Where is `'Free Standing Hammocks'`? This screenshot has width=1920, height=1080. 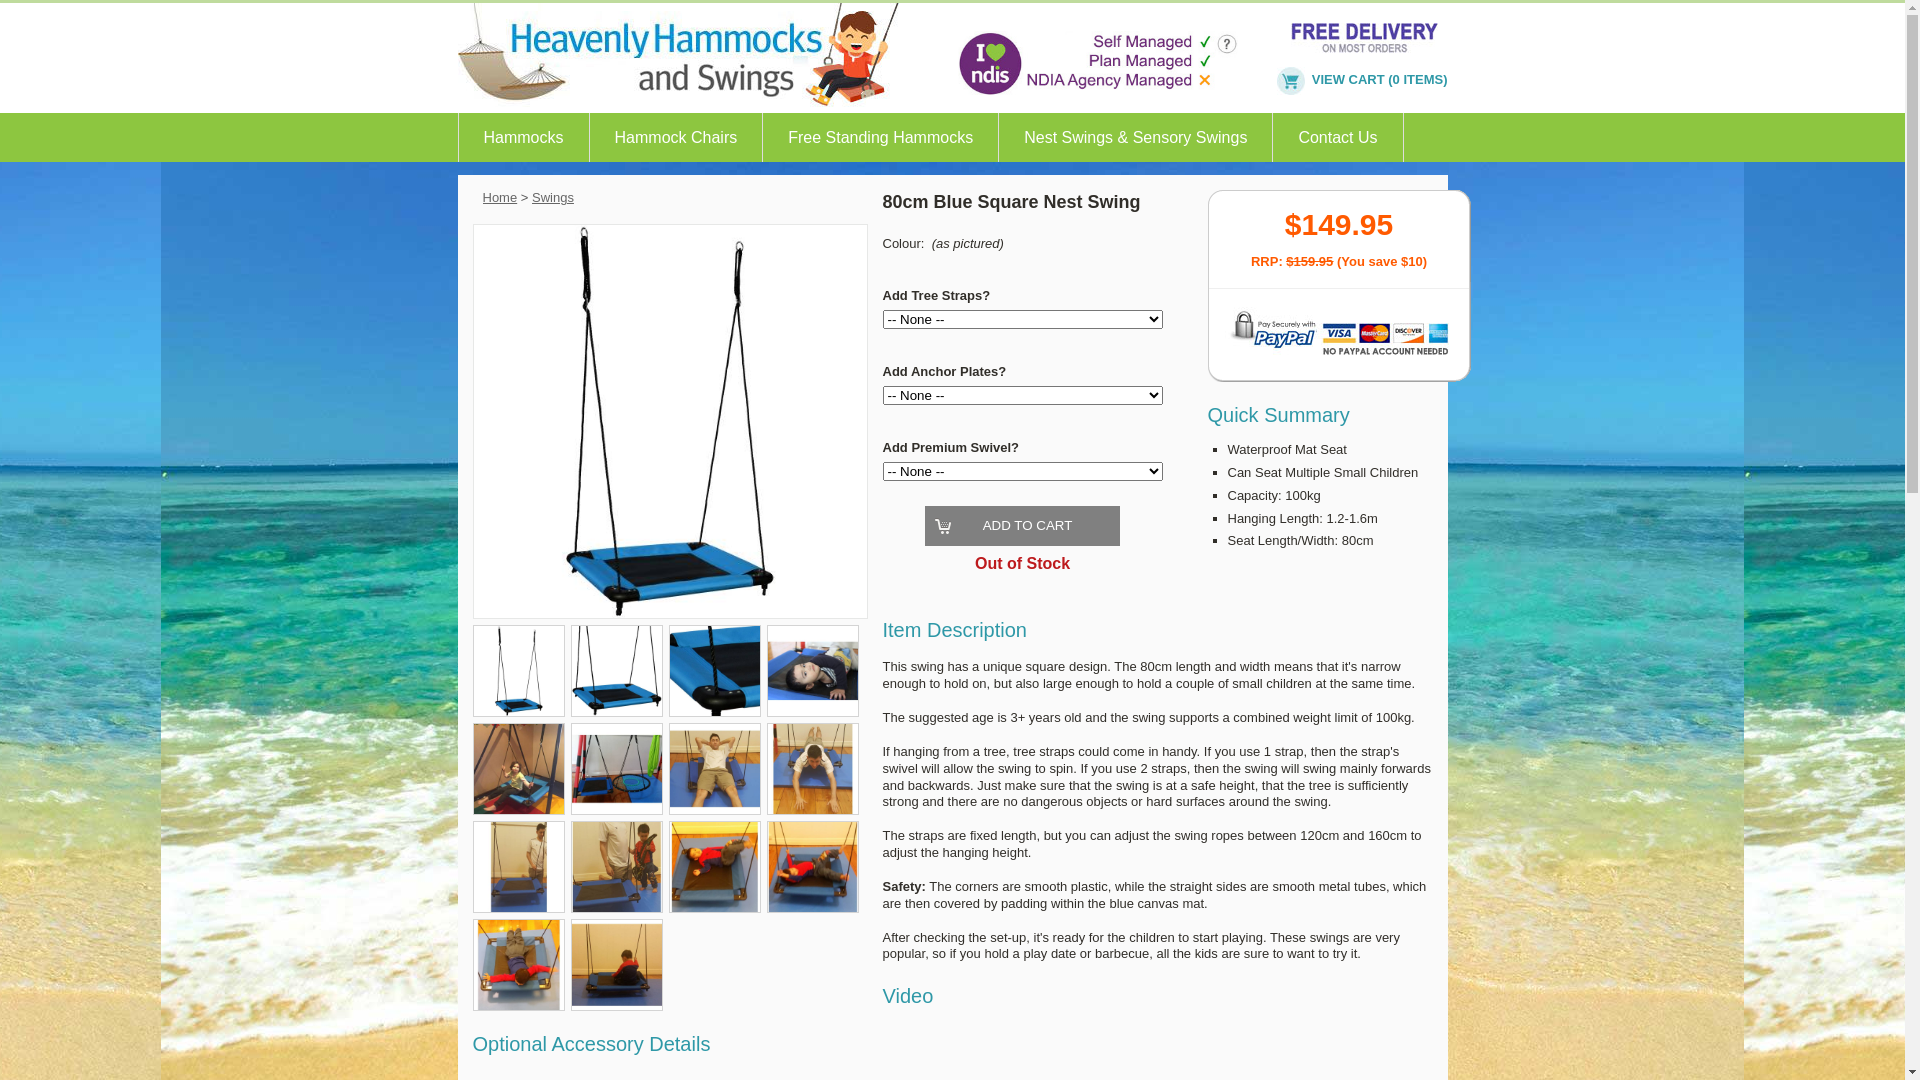
'Free Standing Hammocks' is located at coordinates (879, 136).